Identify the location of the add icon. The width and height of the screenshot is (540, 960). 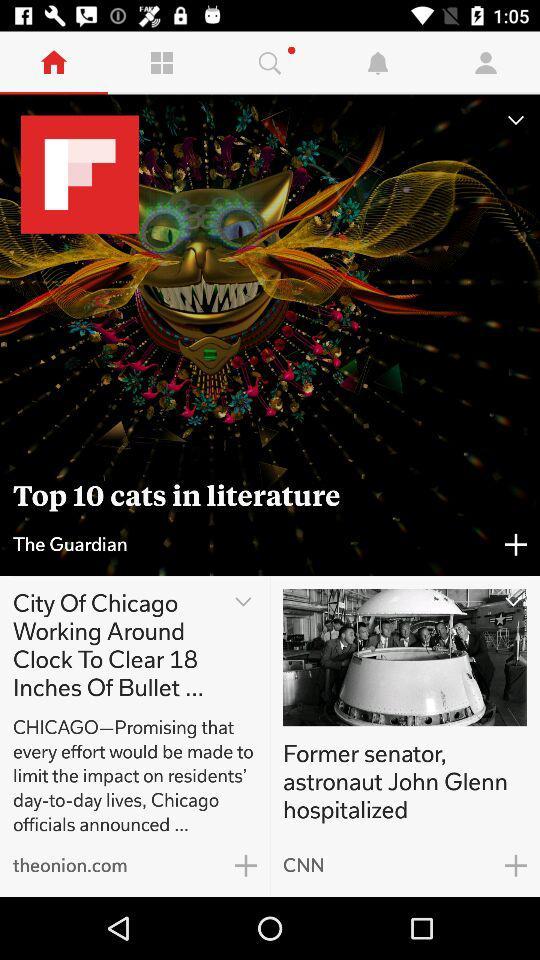
(516, 544).